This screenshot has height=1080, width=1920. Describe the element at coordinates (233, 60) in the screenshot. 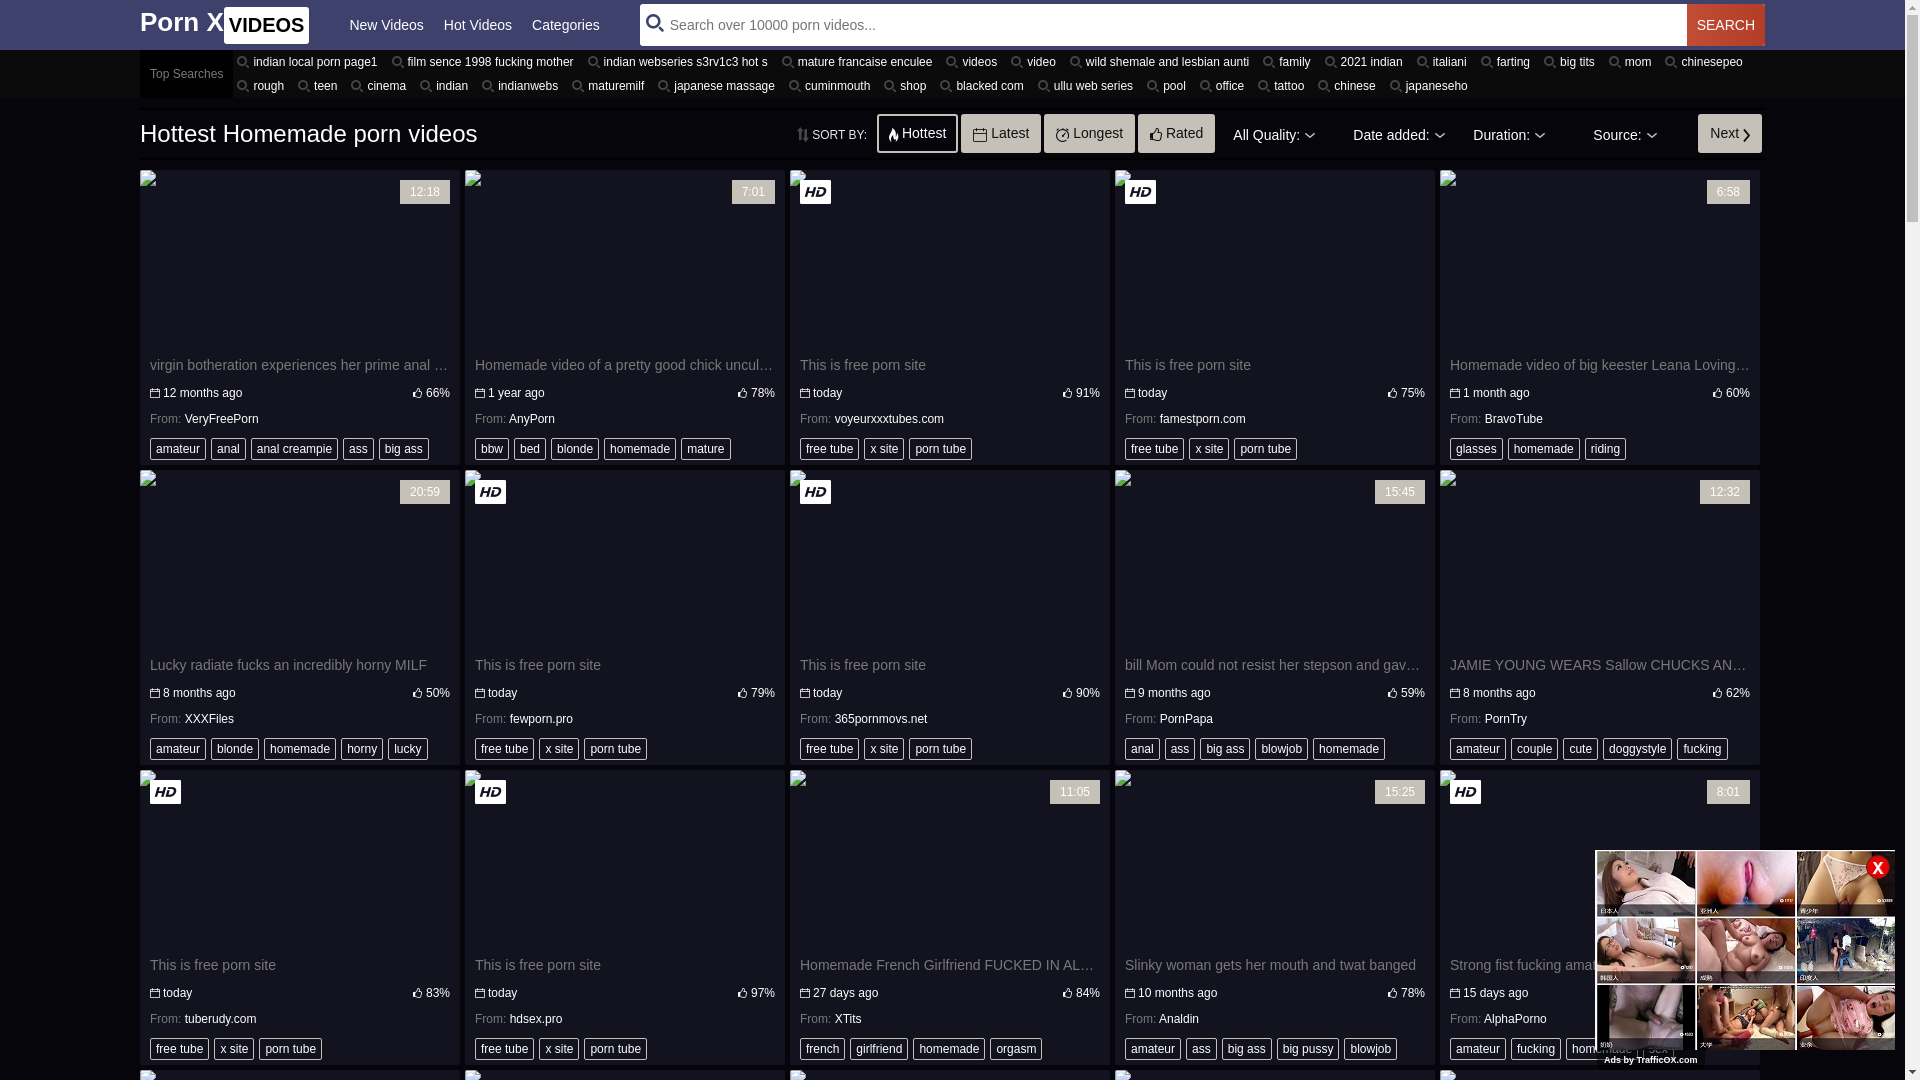

I see `'indian local porn page1'` at that location.